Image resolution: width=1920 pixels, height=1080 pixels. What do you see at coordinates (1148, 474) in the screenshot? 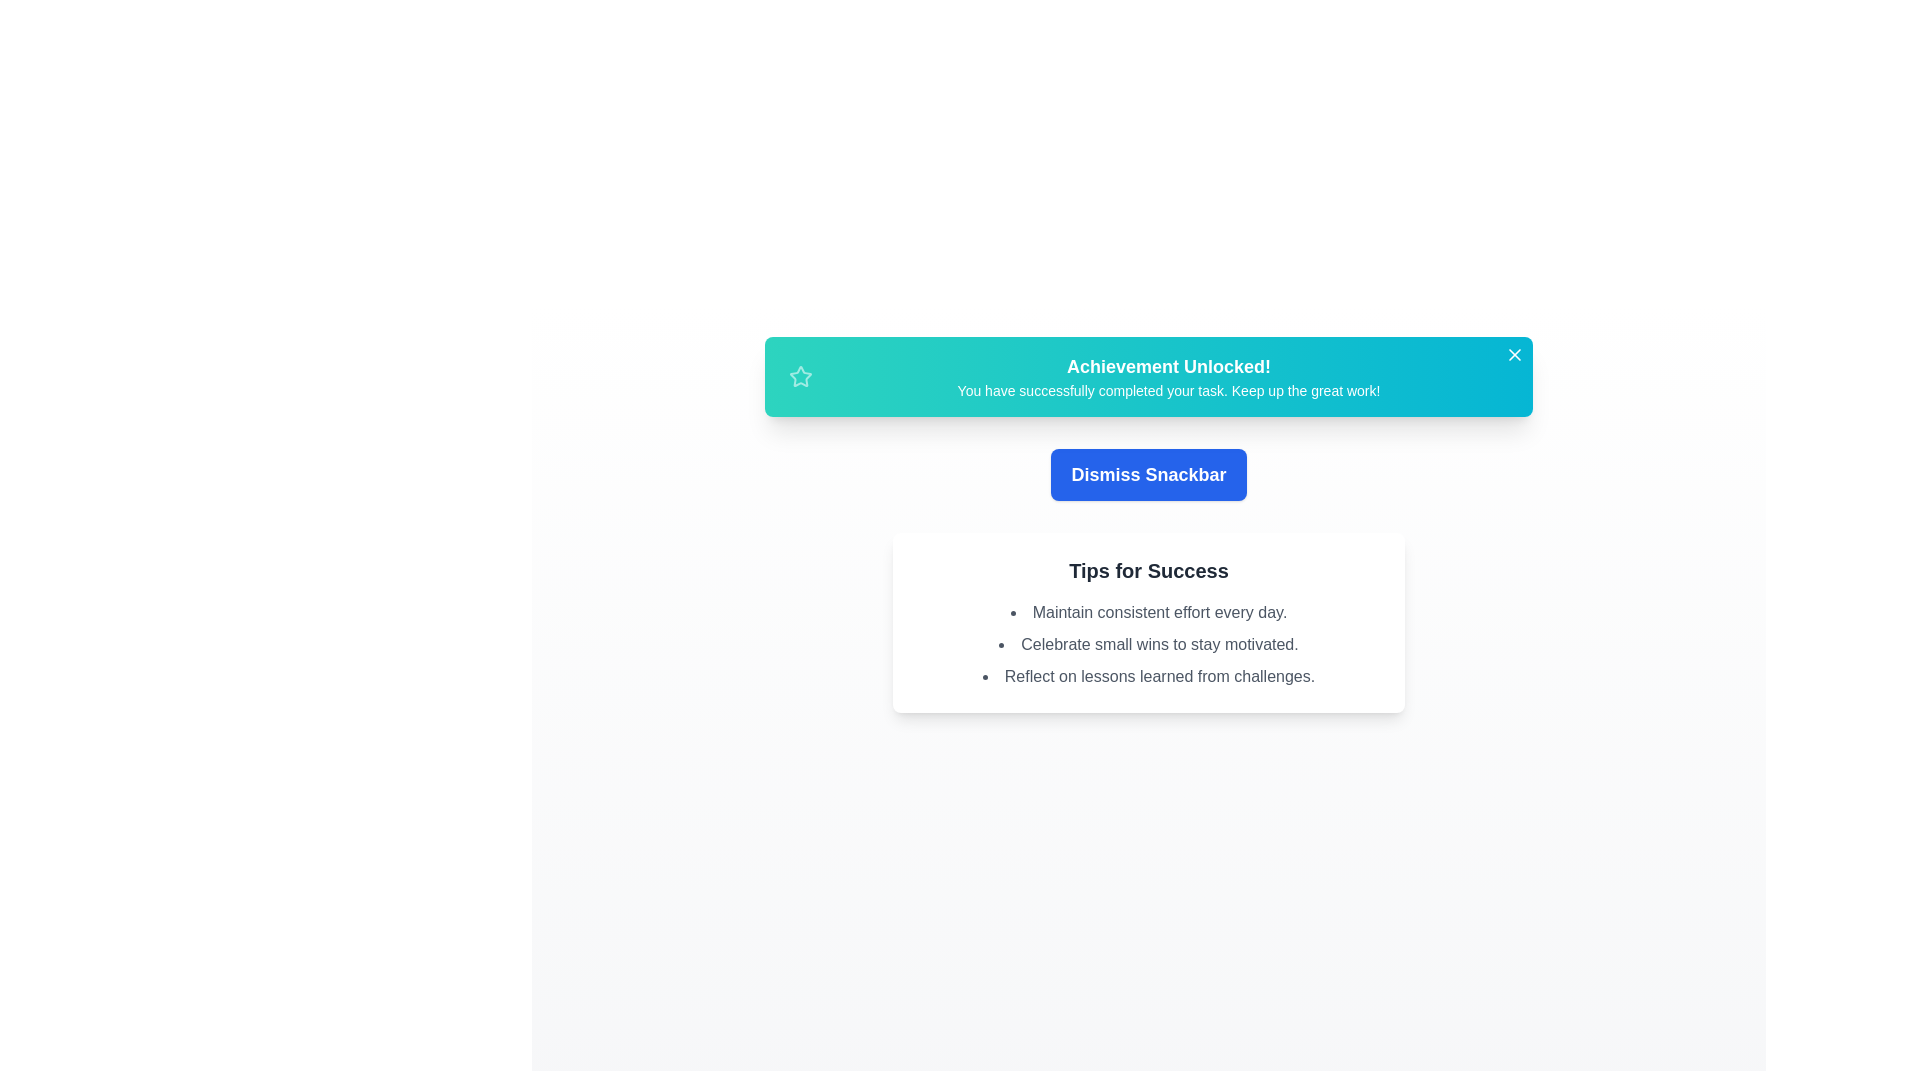
I see `the 'Dismiss Snackbar' button to toggle the snackbar` at bounding box center [1148, 474].